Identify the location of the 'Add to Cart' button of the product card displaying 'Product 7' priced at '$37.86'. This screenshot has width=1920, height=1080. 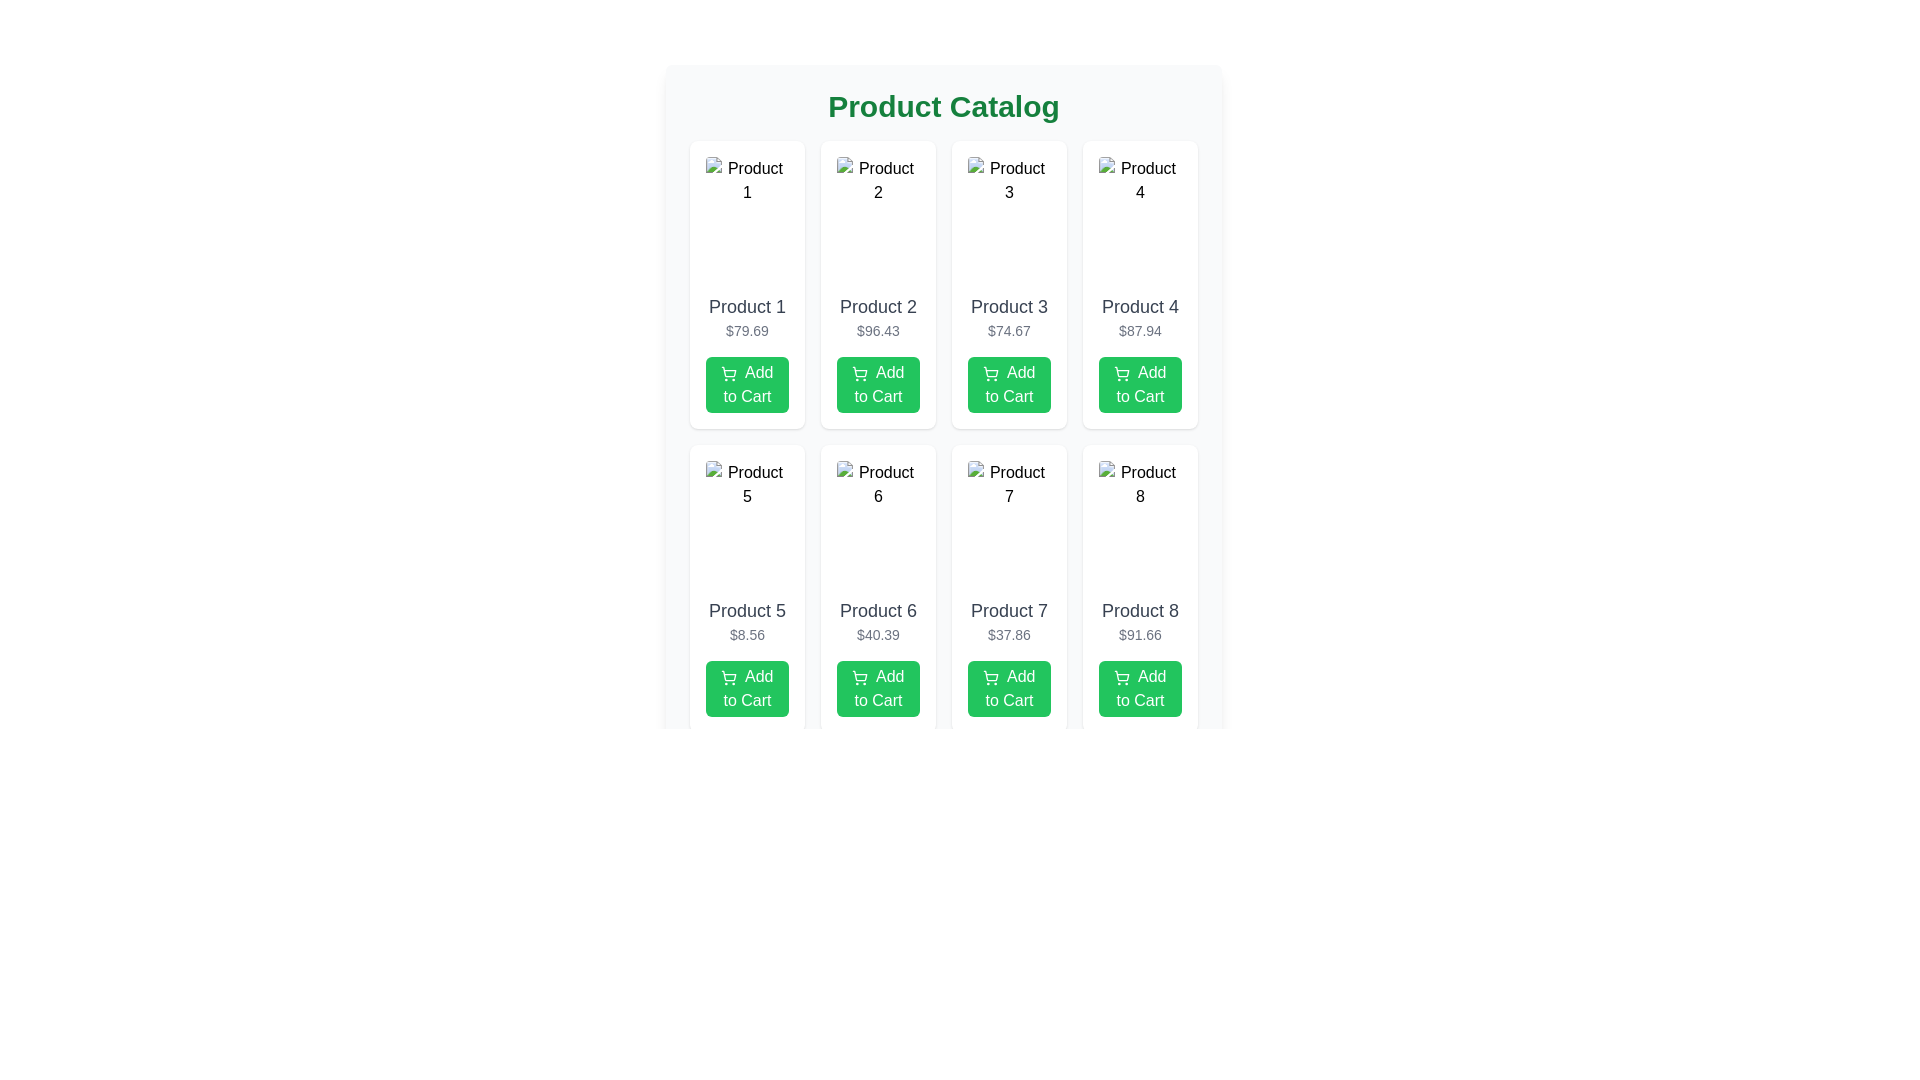
(1009, 588).